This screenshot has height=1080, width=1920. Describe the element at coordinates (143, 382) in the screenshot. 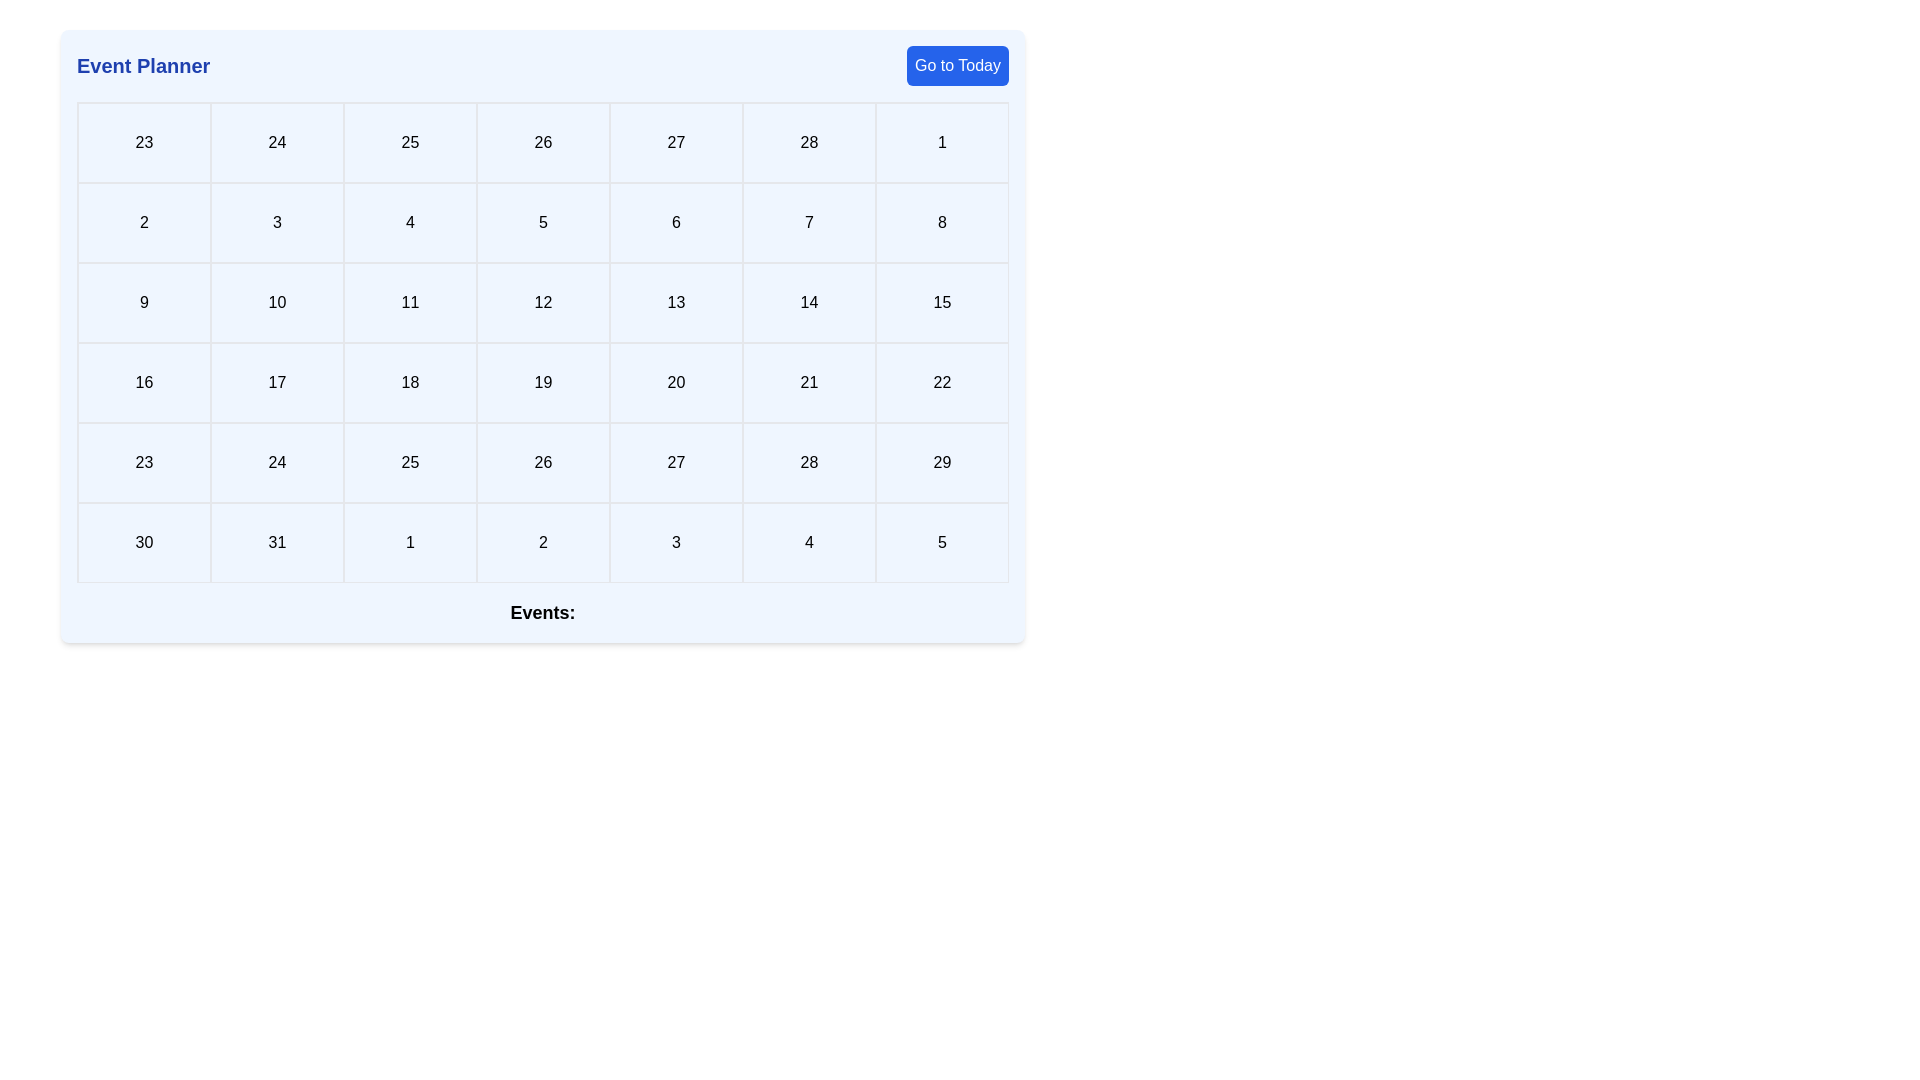

I see `the calendar cell representing the 16th day` at that location.